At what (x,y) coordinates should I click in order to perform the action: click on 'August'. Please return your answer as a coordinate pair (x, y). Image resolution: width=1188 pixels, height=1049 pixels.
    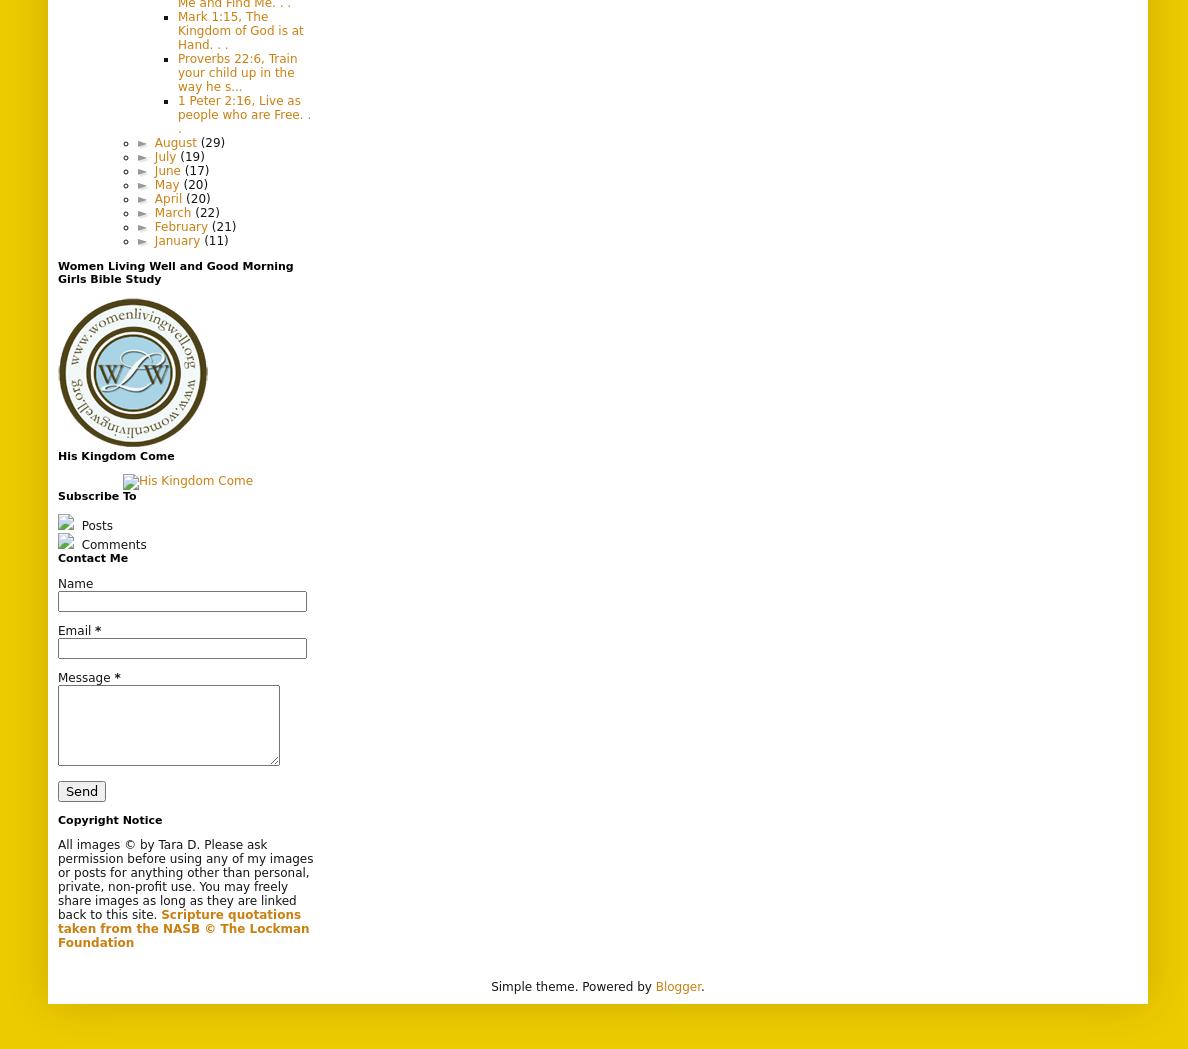
    Looking at the image, I should click on (177, 142).